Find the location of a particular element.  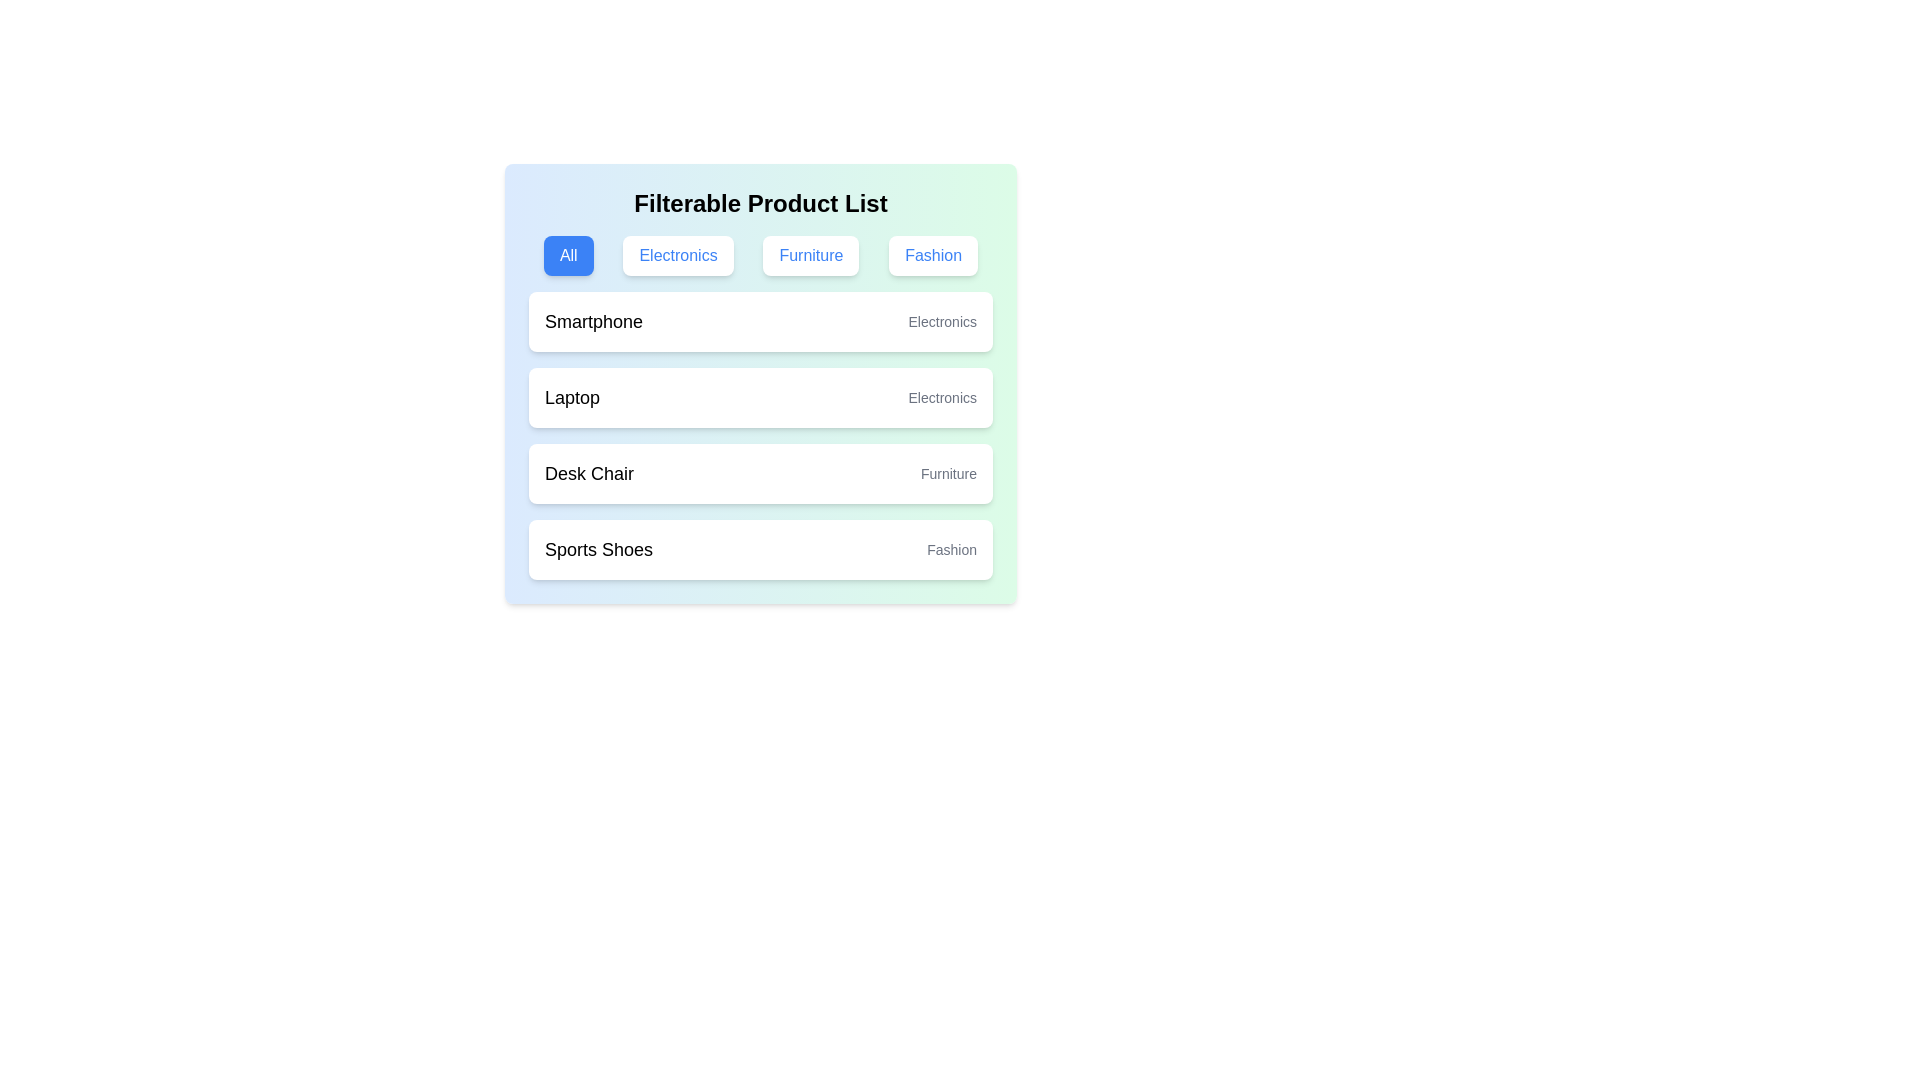

the product list item Smartphone is located at coordinates (760, 320).